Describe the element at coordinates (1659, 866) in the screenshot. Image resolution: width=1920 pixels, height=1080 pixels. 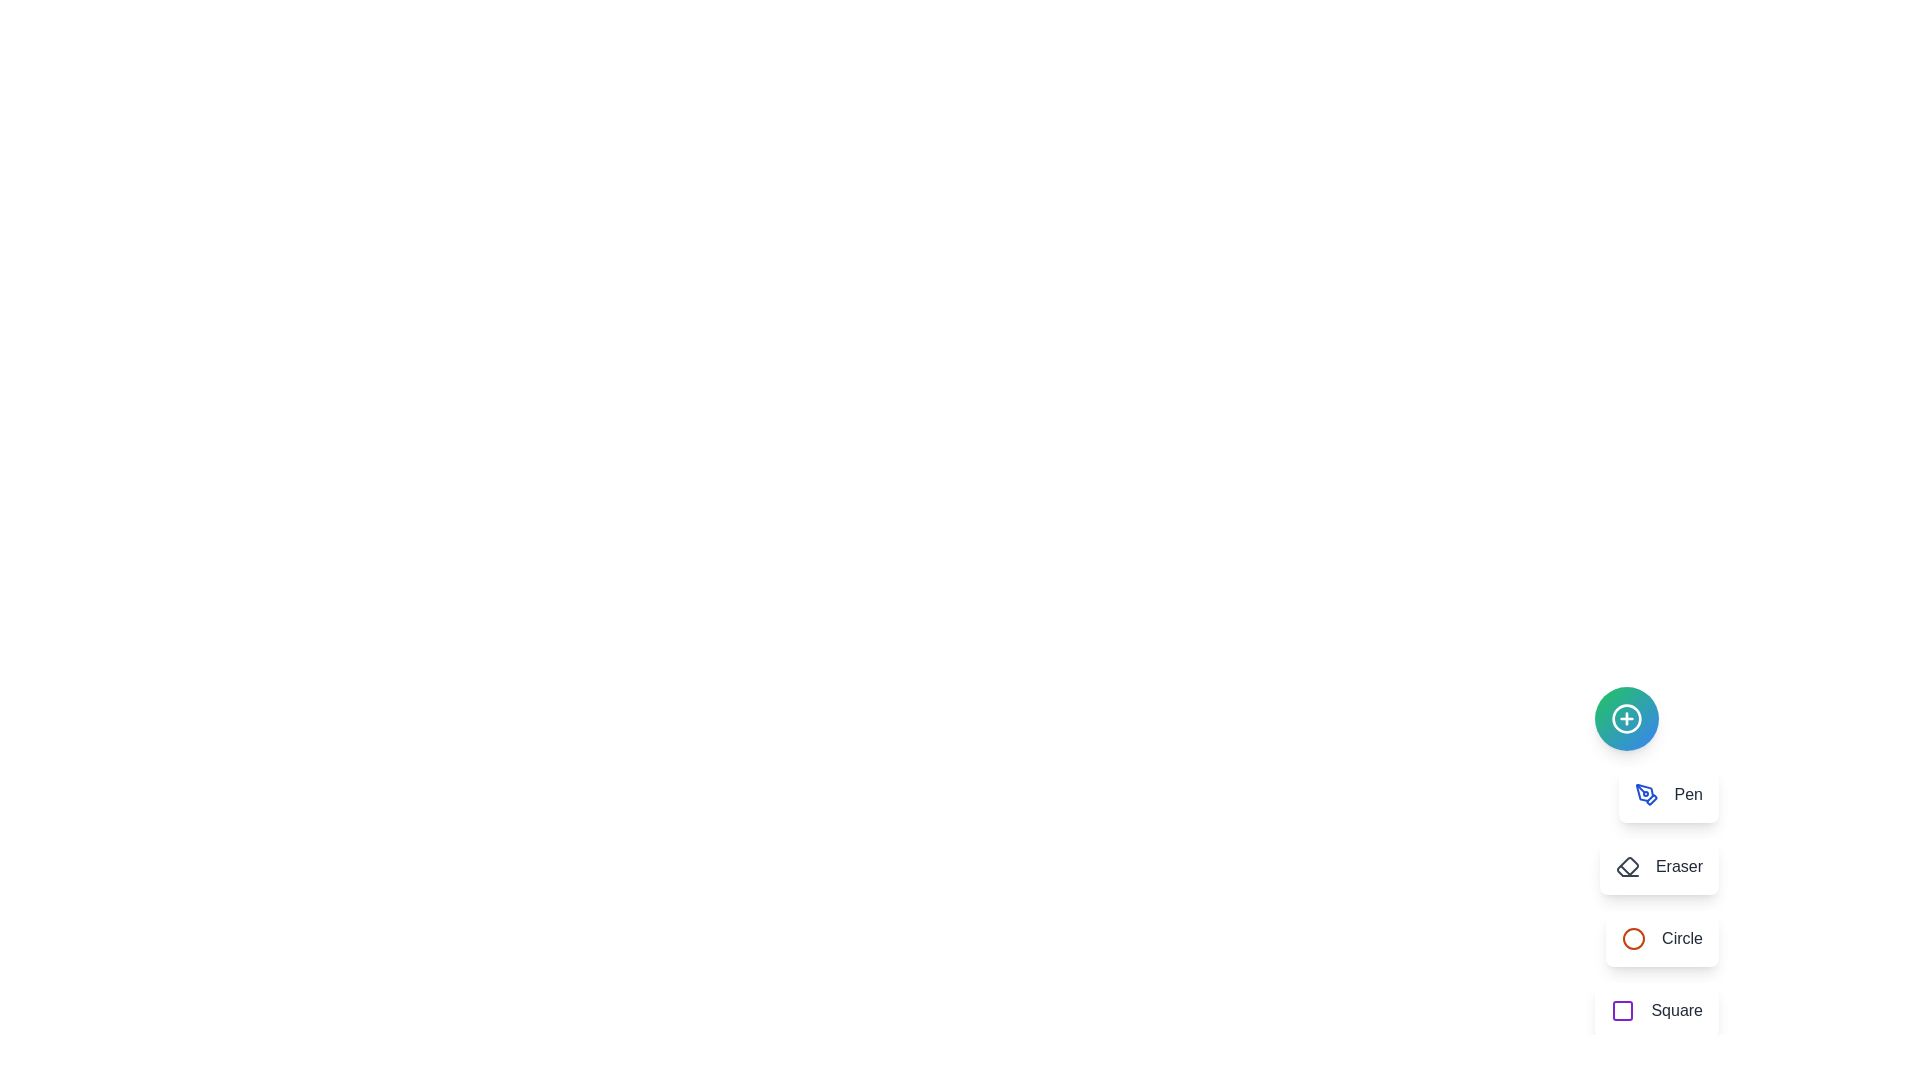
I see `the tool menu item labeled Eraser to see its animation` at that location.